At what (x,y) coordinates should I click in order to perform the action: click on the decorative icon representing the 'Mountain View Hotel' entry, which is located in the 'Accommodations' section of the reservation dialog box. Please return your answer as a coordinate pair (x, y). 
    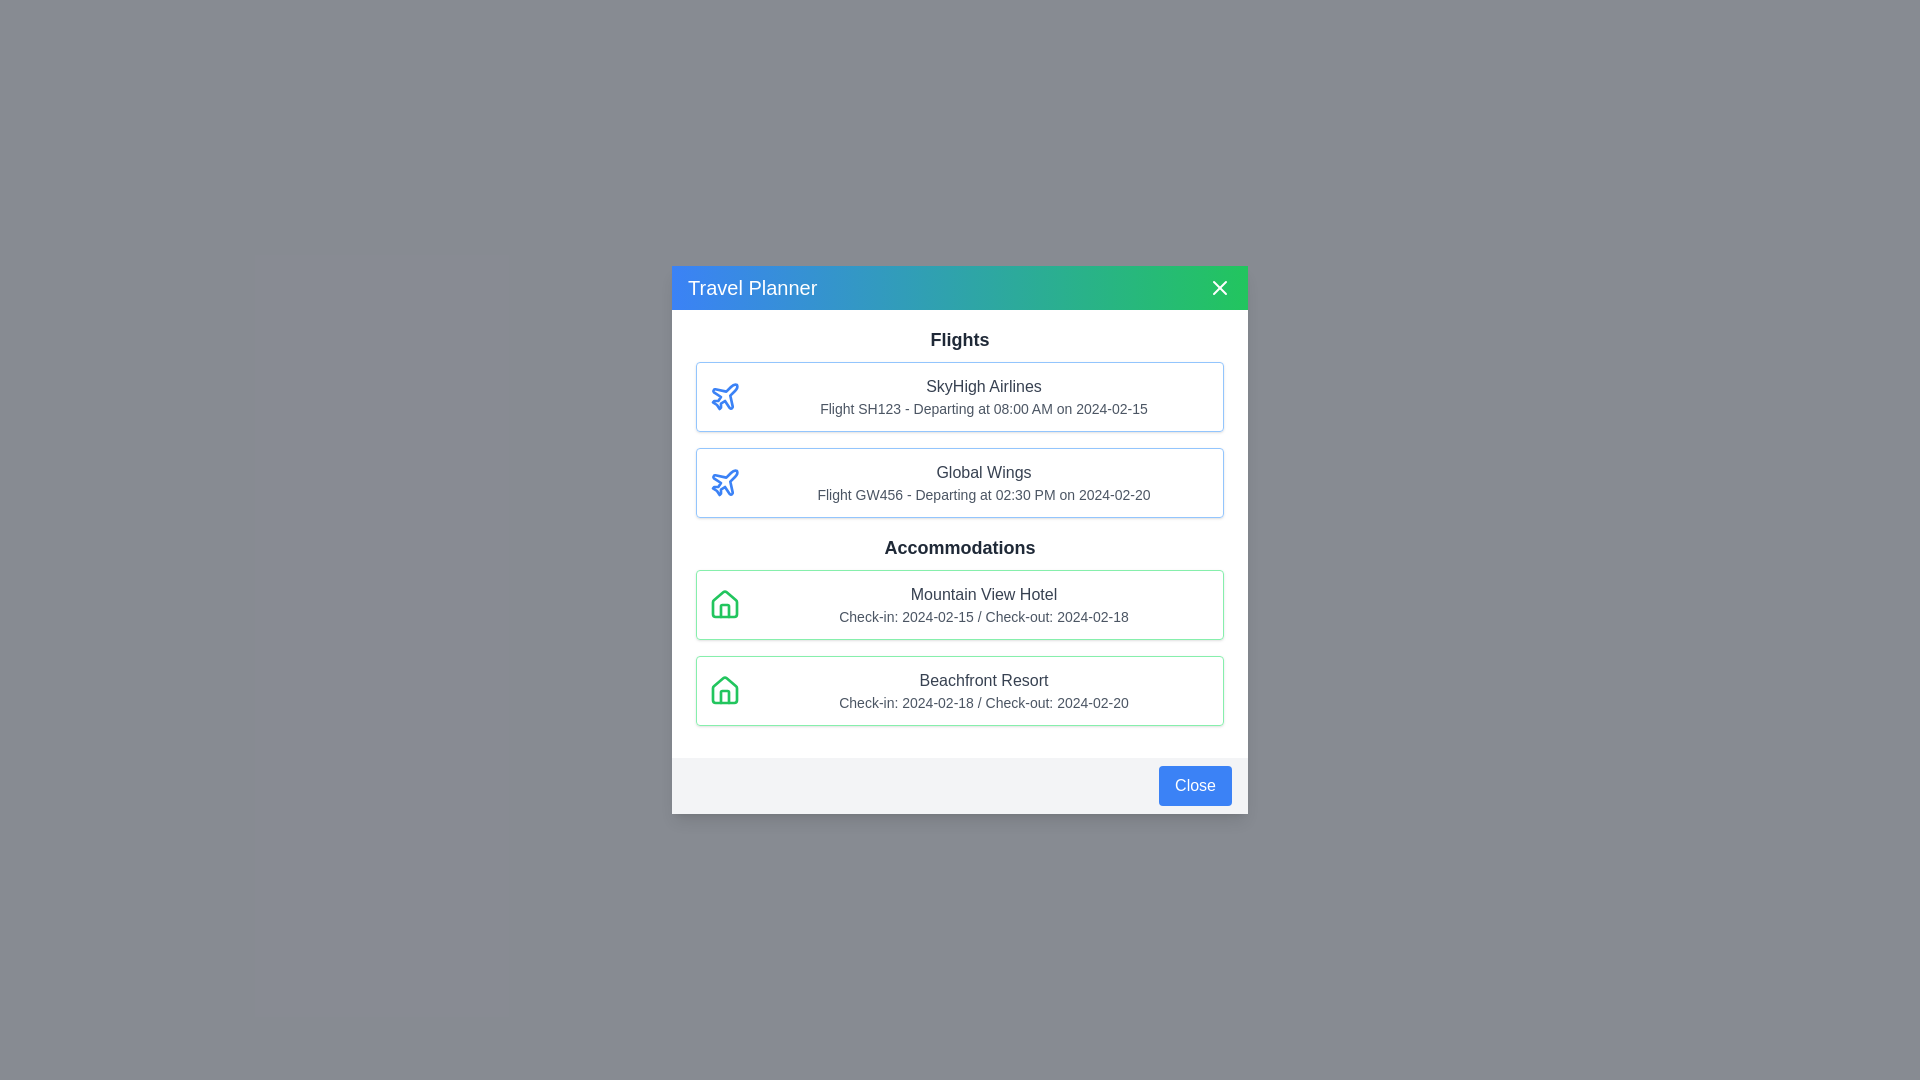
    Looking at the image, I should click on (723, 604).